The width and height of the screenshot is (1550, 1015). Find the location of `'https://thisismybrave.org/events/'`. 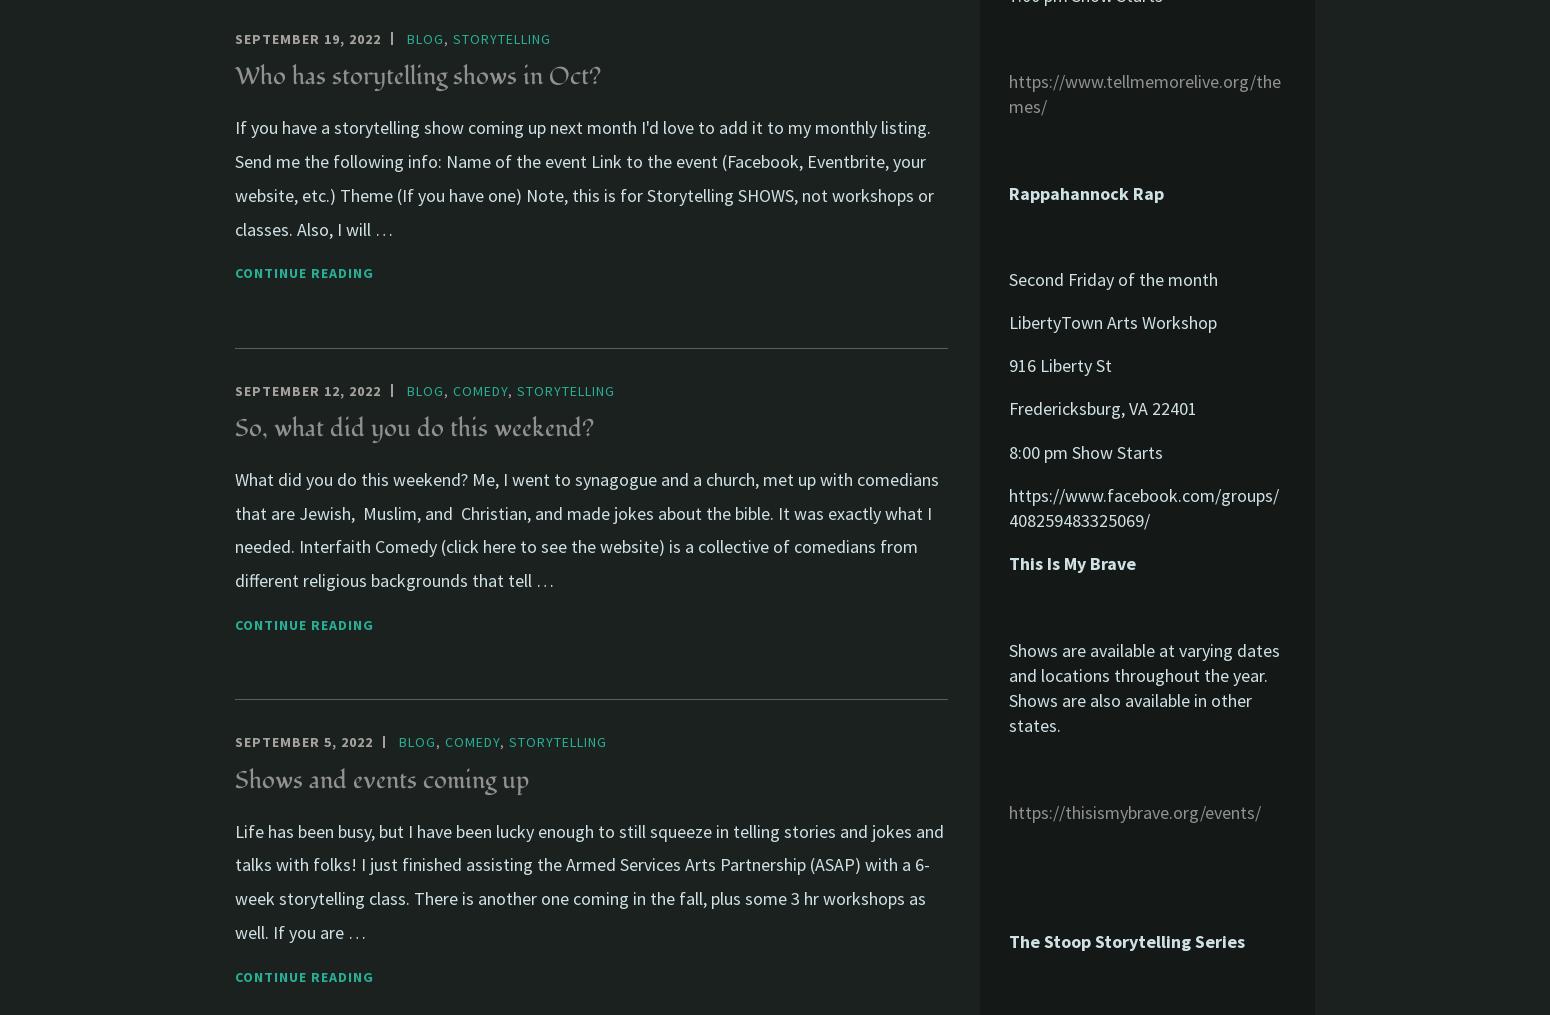

'https://thisismybrave.org/events/' is located at coordinates (1134, 811).